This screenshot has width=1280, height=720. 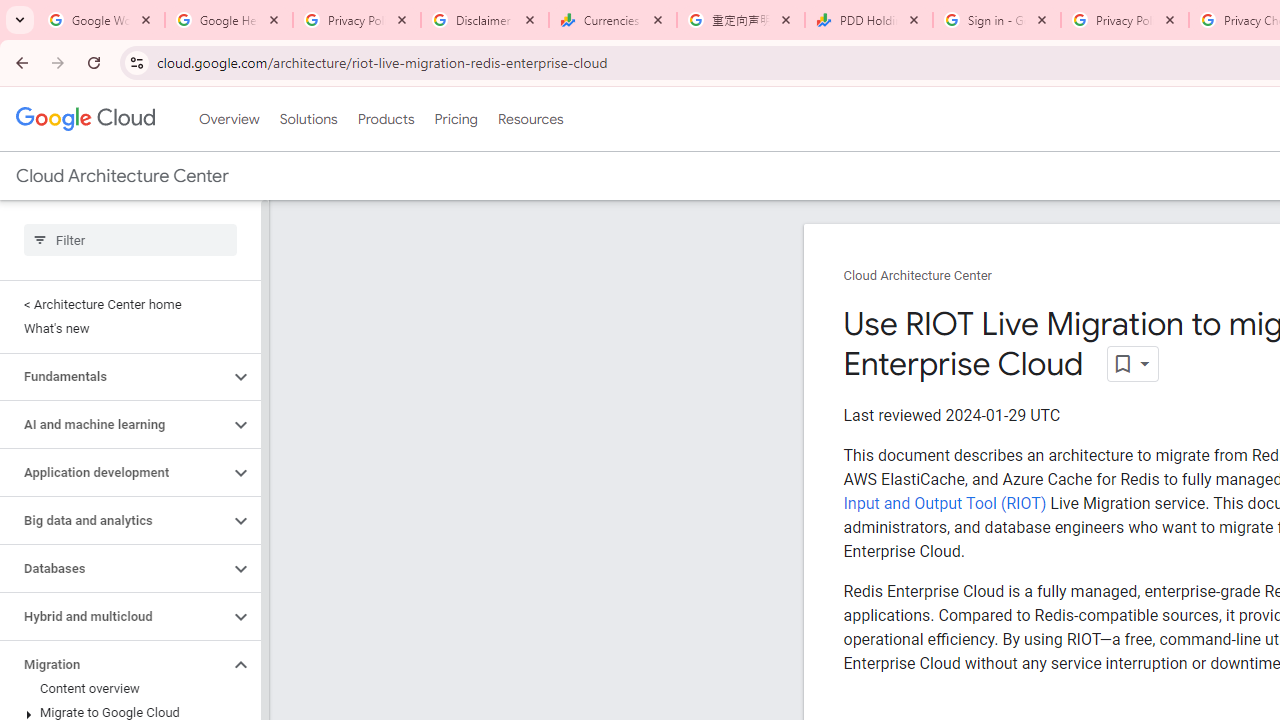 What do you see at coordinates (530, 119) in the screenshot?
I see `'Resources'` at bounding box center [530, 119].